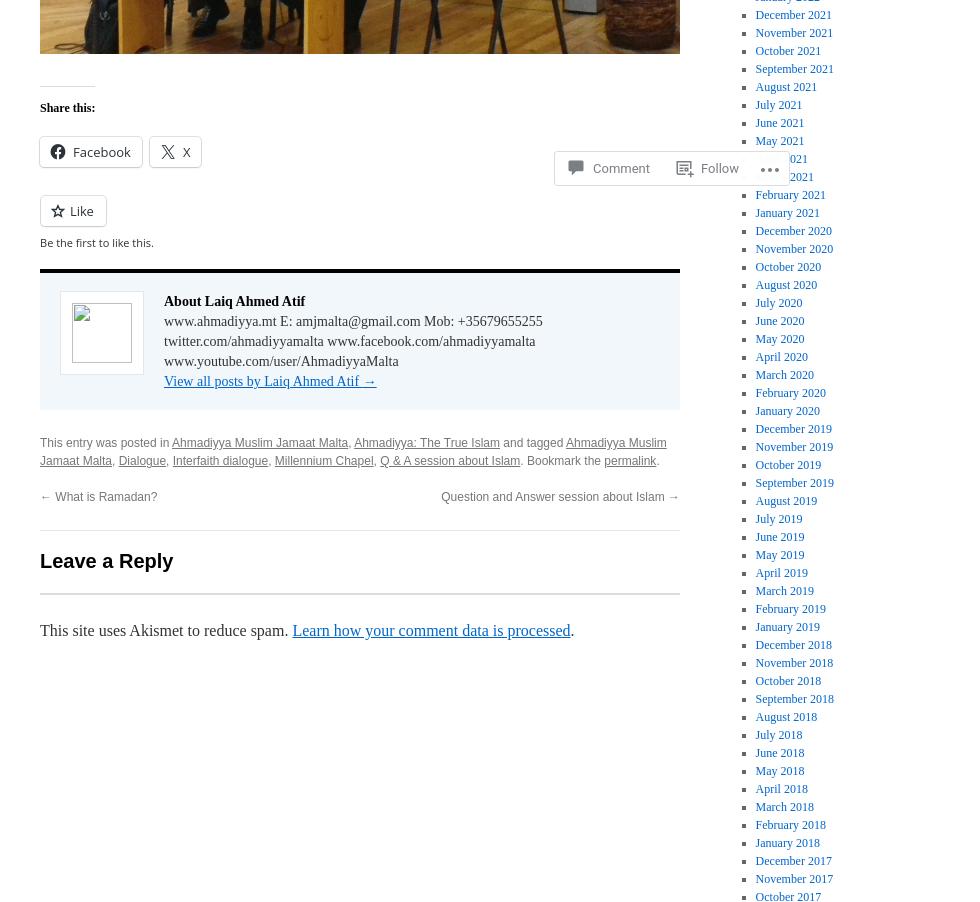  Describe the element at coordinates (106, 561) in the screenshot. I see `'Leave a Reply'` at that location.